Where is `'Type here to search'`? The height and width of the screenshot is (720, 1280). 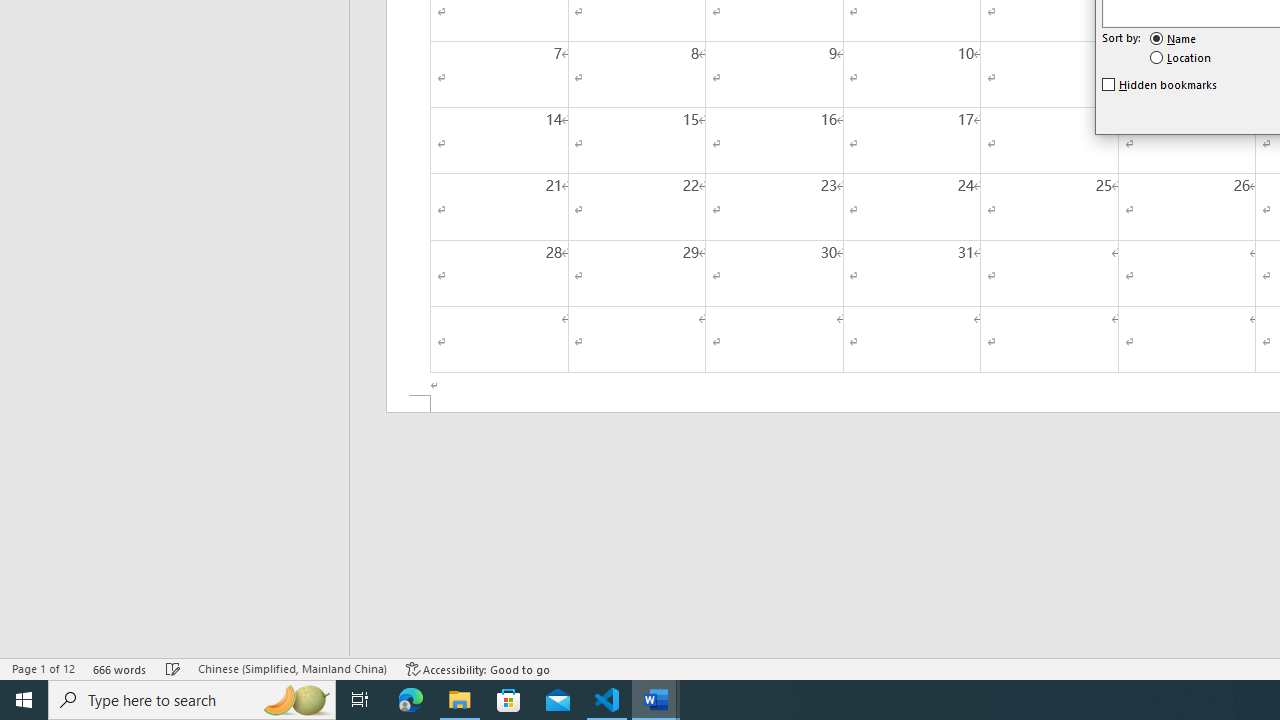 'Type here to search' is located at coordinates (192, 698).